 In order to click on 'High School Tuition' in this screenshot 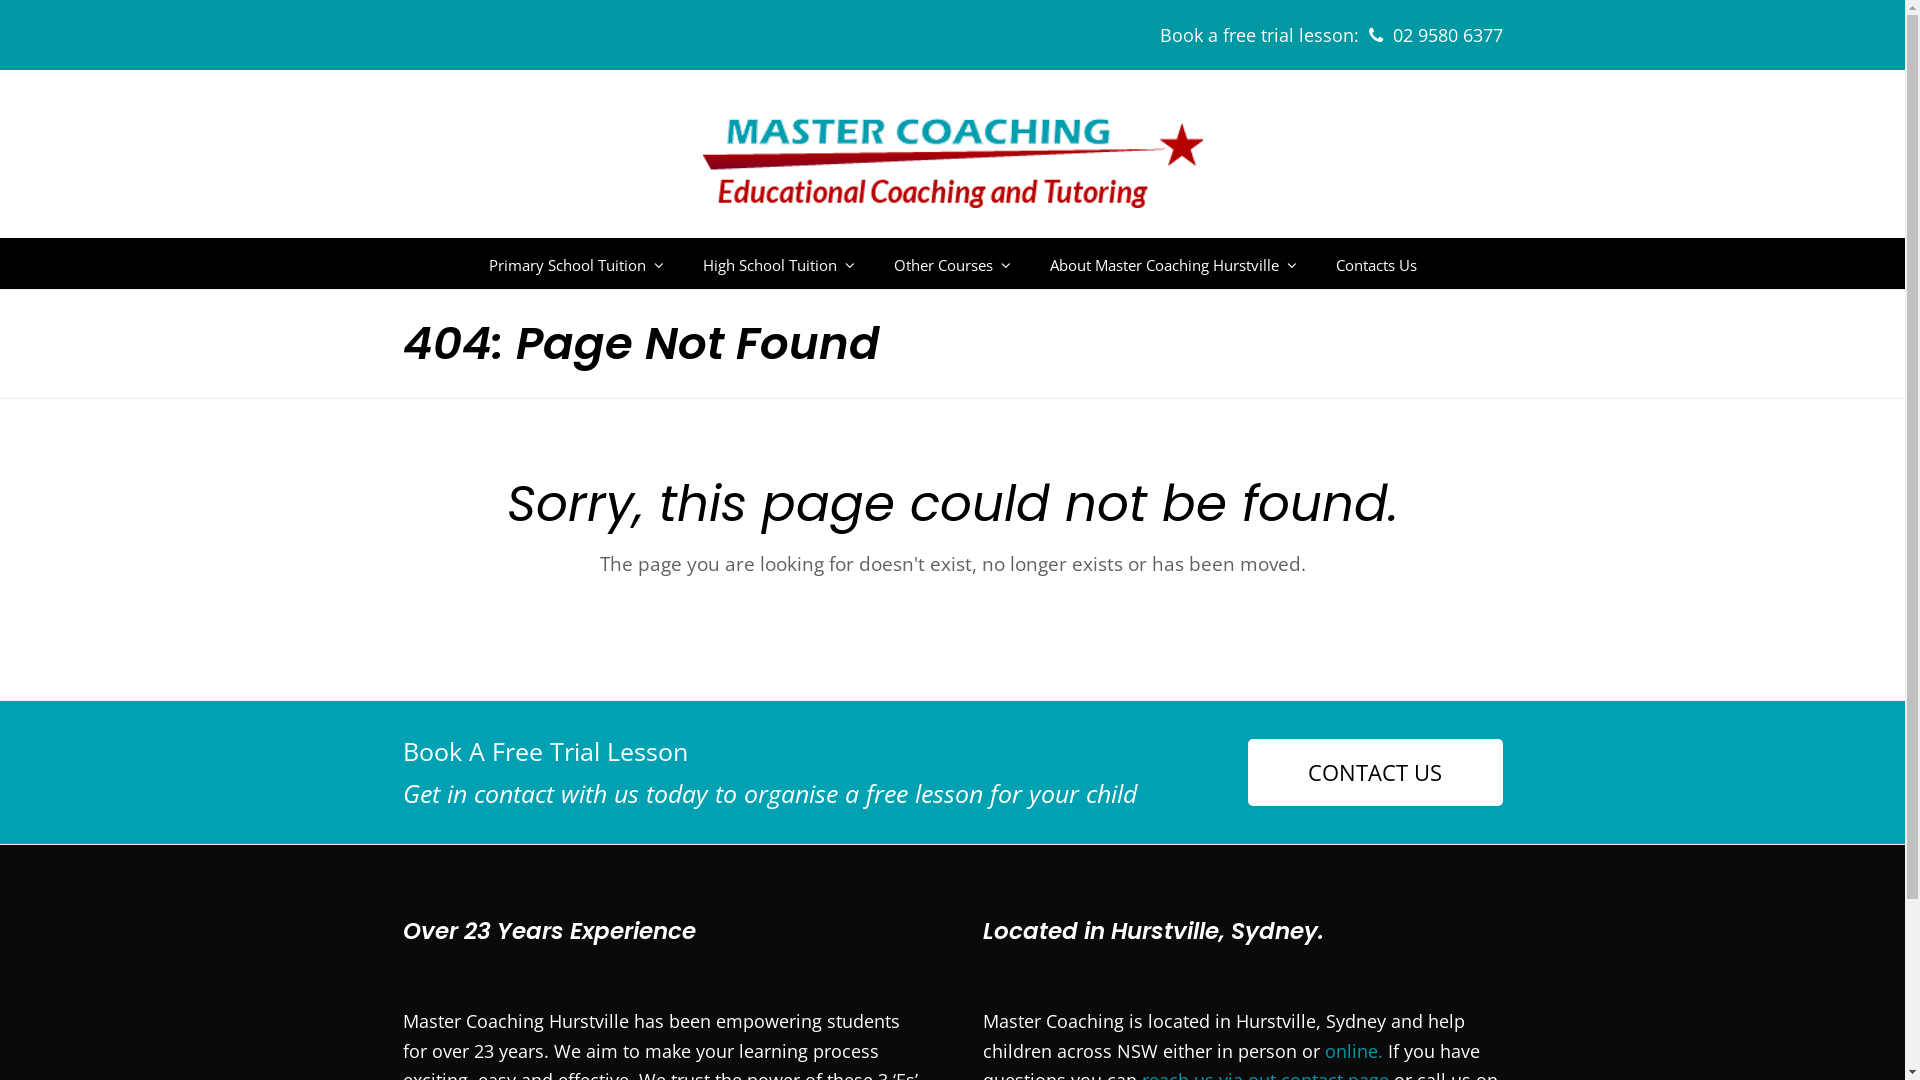, I will do `click(777, 262)`.